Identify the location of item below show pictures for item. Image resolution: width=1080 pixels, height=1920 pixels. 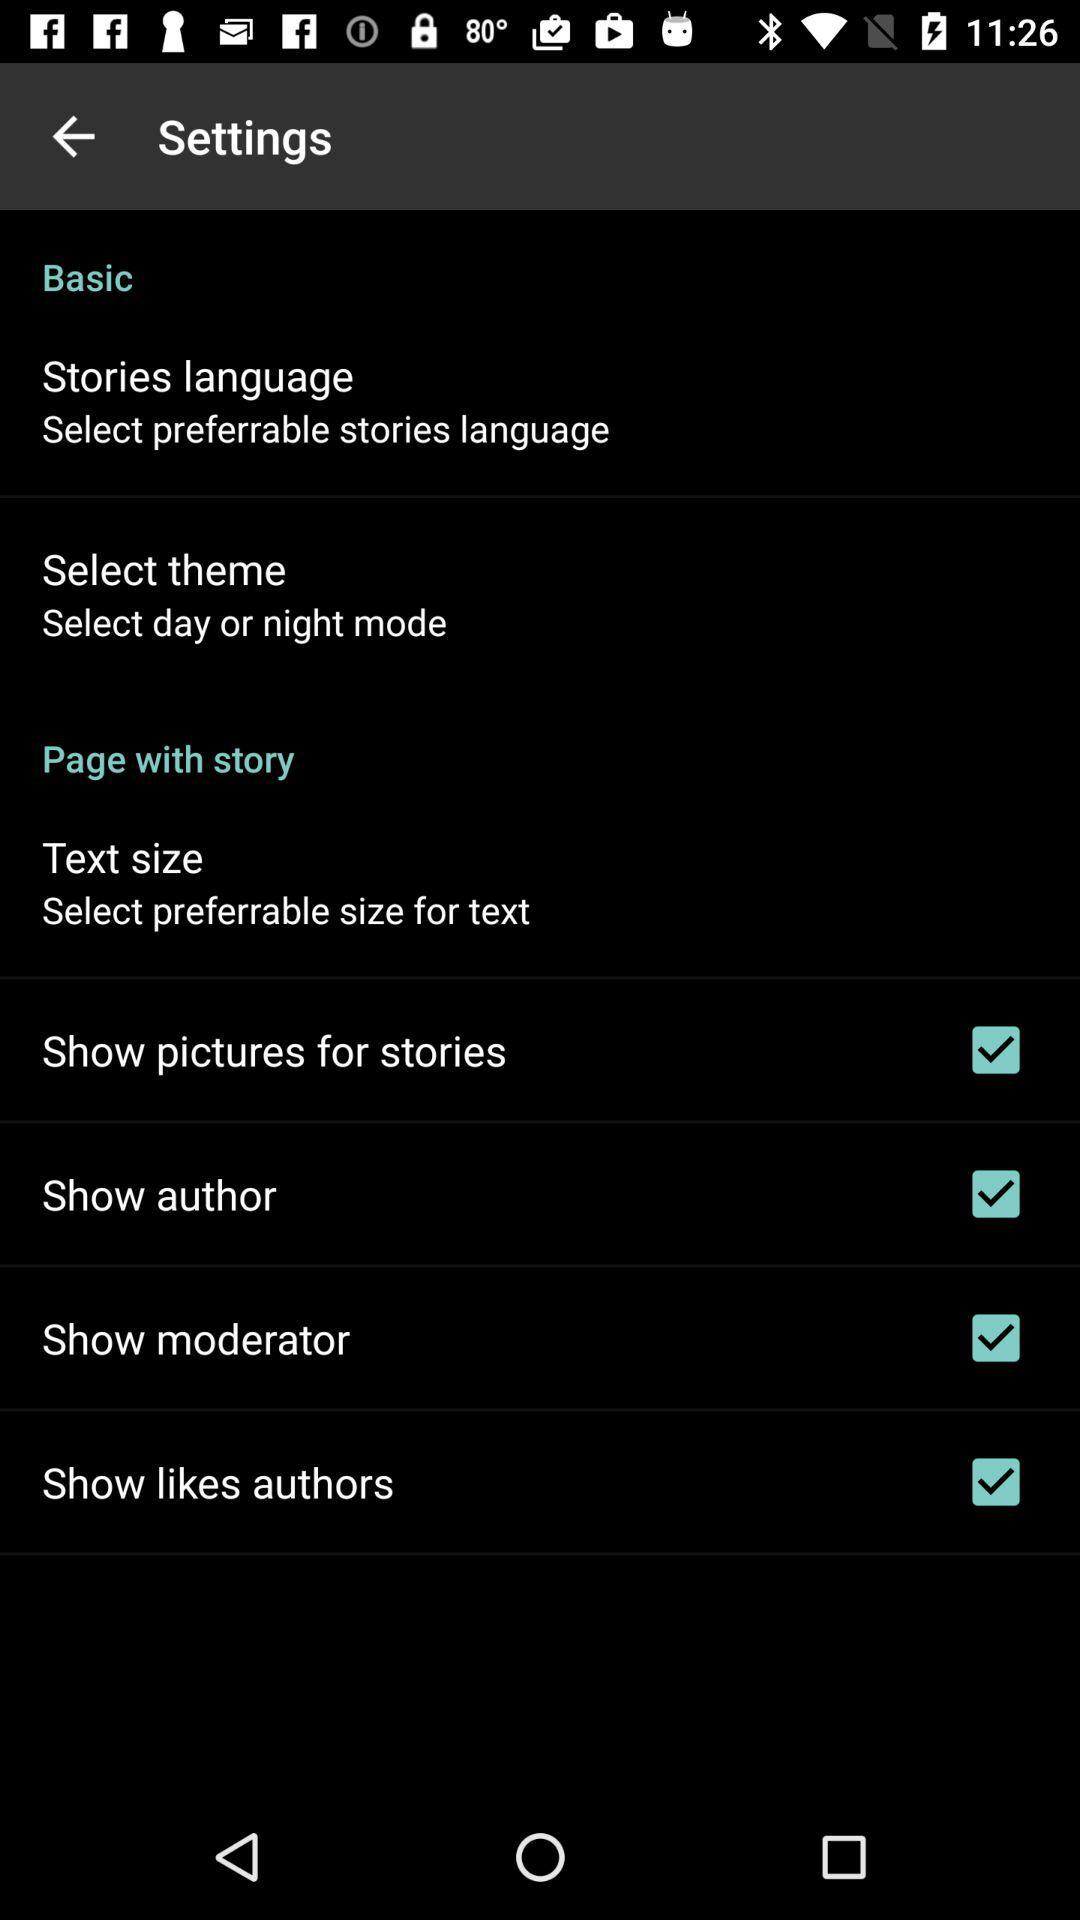
(158, 1194).